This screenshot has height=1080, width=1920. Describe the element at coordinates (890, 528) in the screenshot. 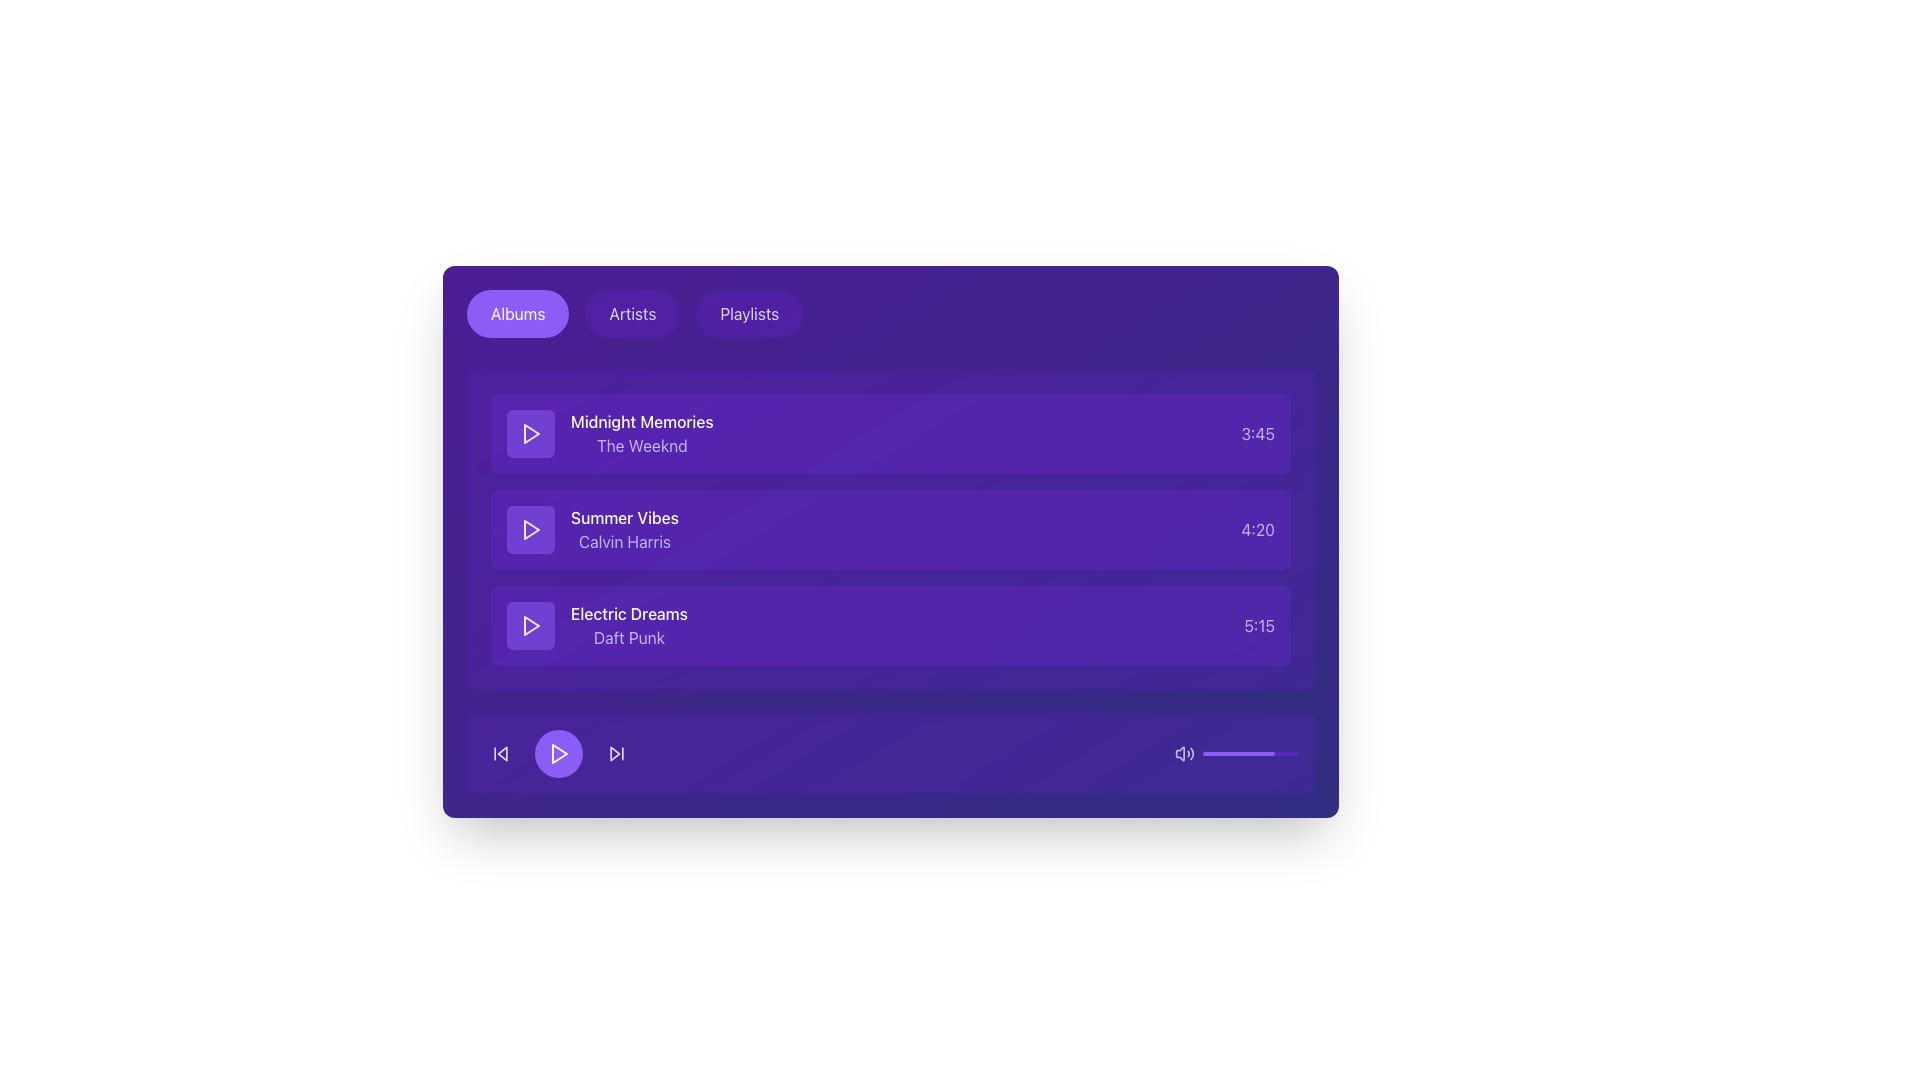

I see `a song entry in the playlist, which is part of a violet-themed interface located below the navigation menu titled 'Albums', 'Artists', and 'Playlists'` at that location.